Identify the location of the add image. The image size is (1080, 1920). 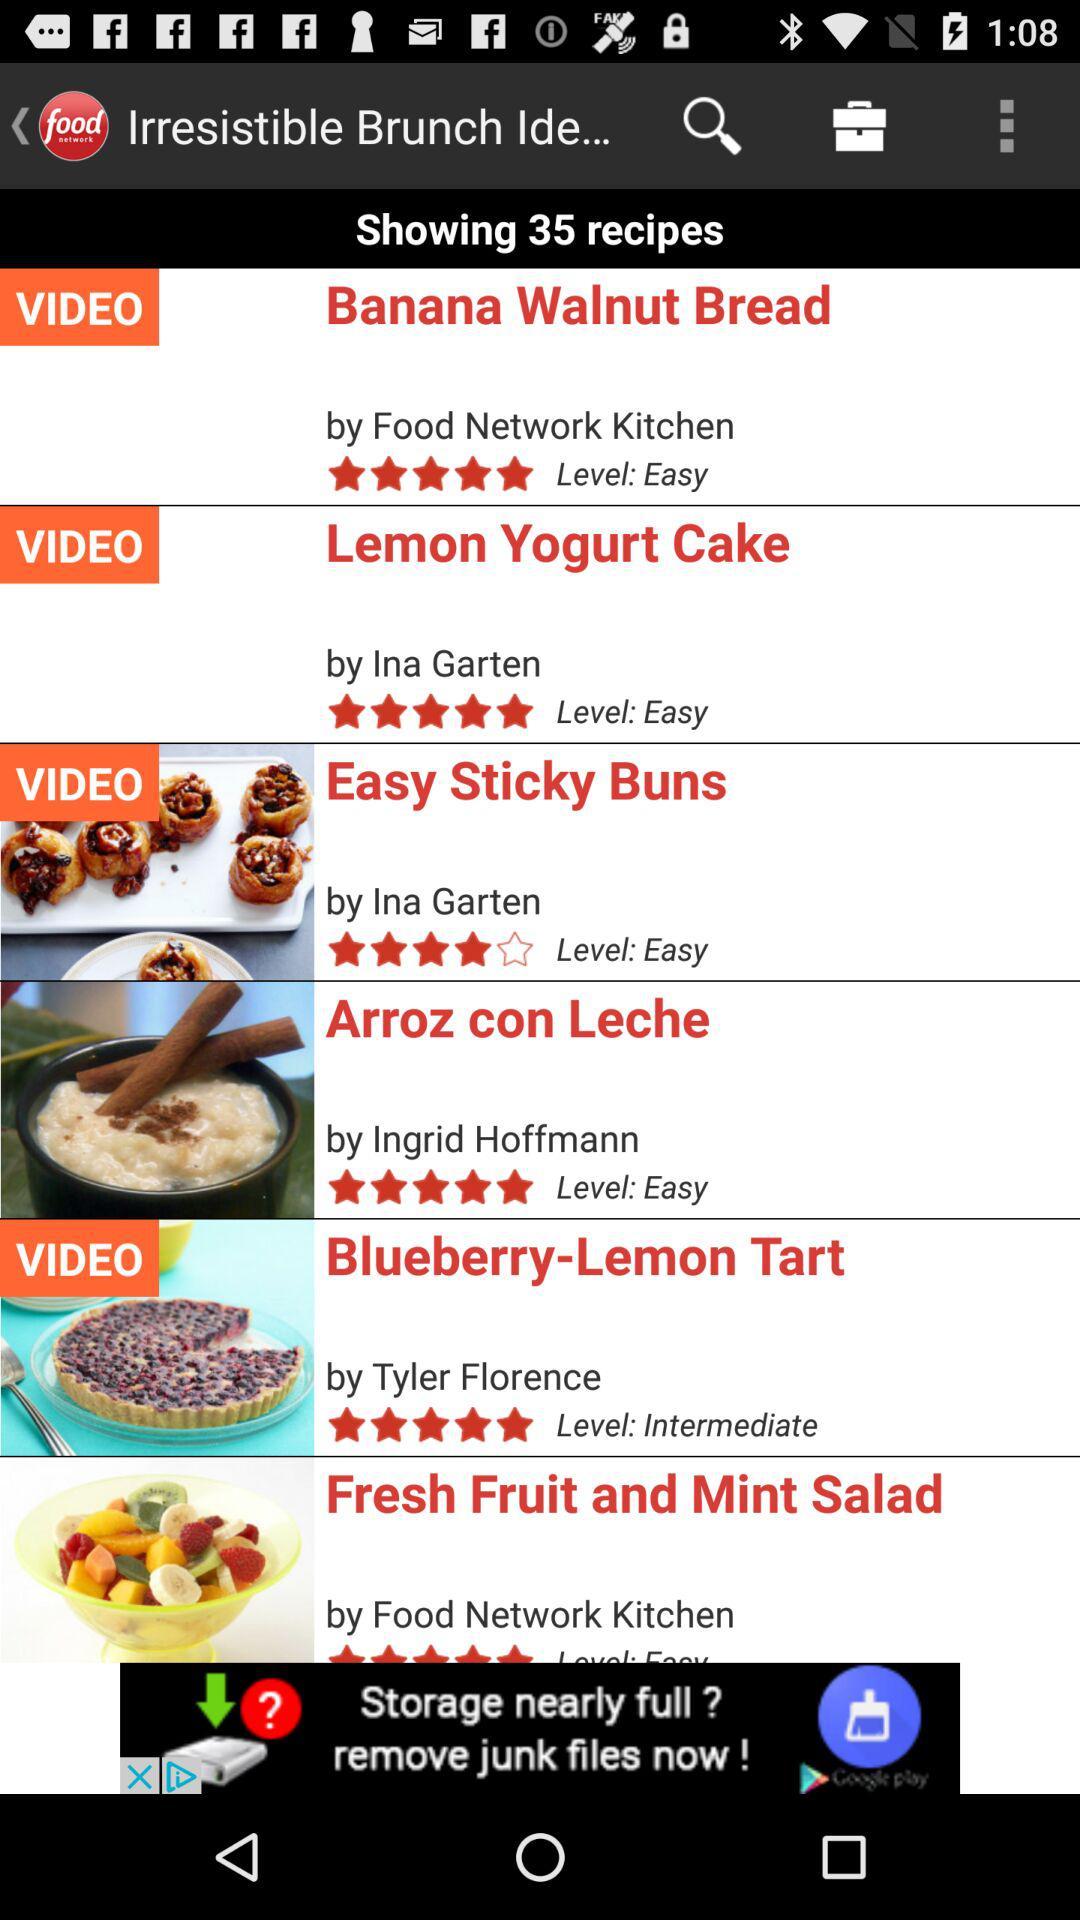
(540, 1727).